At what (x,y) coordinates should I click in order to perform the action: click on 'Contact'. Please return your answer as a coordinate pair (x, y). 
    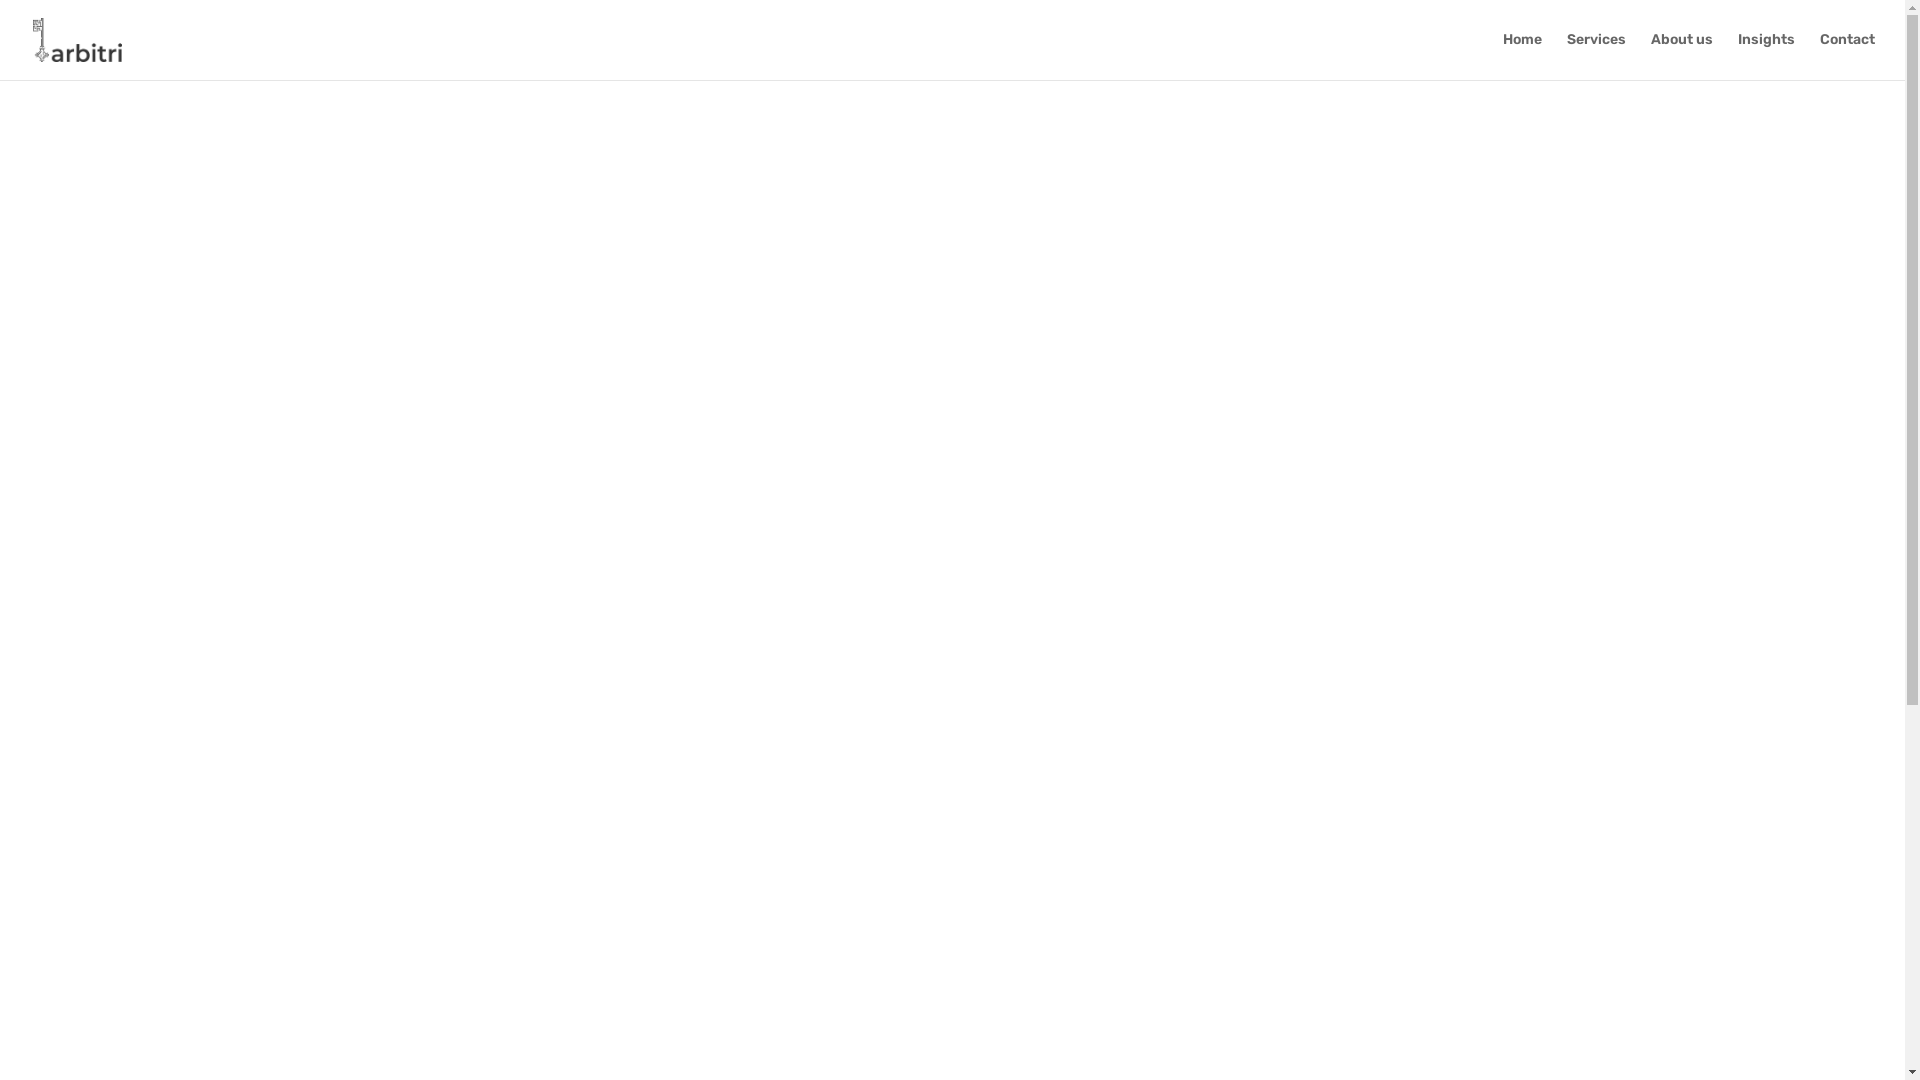
    Looking at the image, I should click on (1846, 55).